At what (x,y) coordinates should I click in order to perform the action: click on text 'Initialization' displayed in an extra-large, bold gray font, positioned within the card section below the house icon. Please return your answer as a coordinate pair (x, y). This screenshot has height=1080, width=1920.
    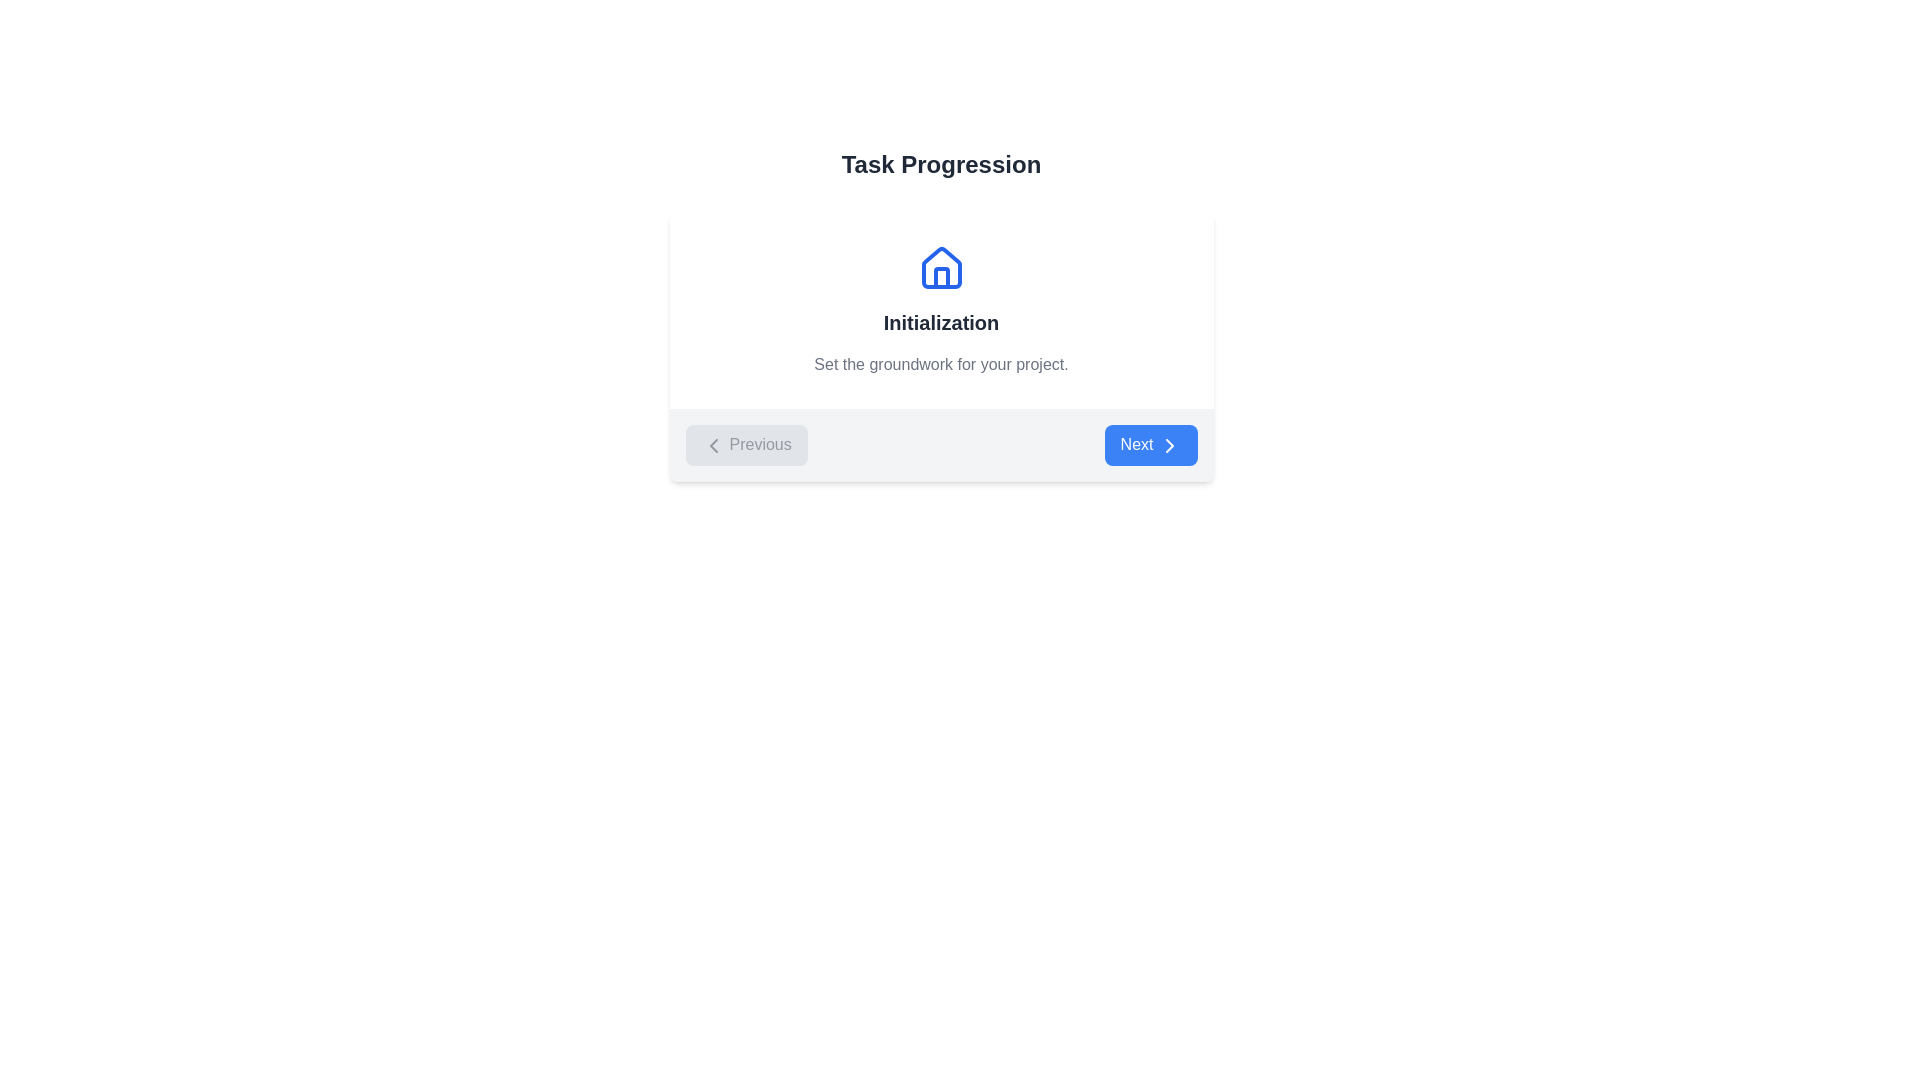
    Looking at the image, I should click on (940, 322).